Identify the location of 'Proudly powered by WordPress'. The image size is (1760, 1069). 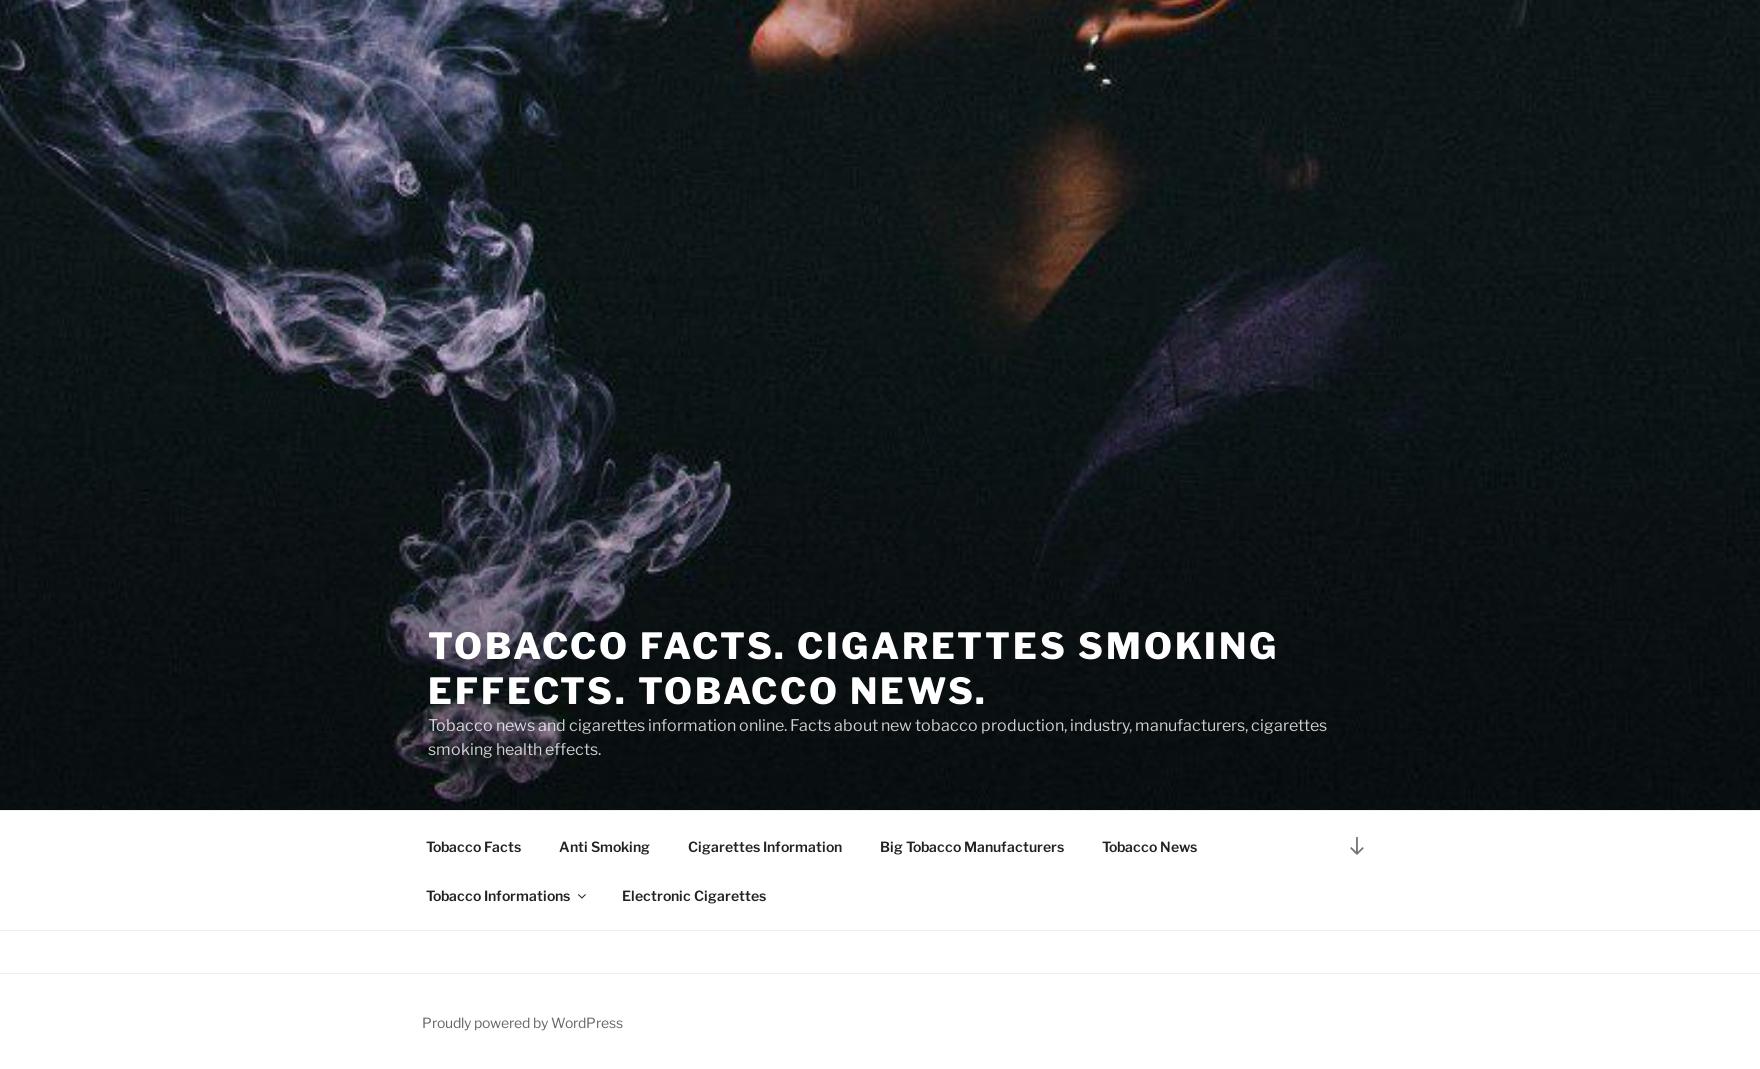
(522, 1021).